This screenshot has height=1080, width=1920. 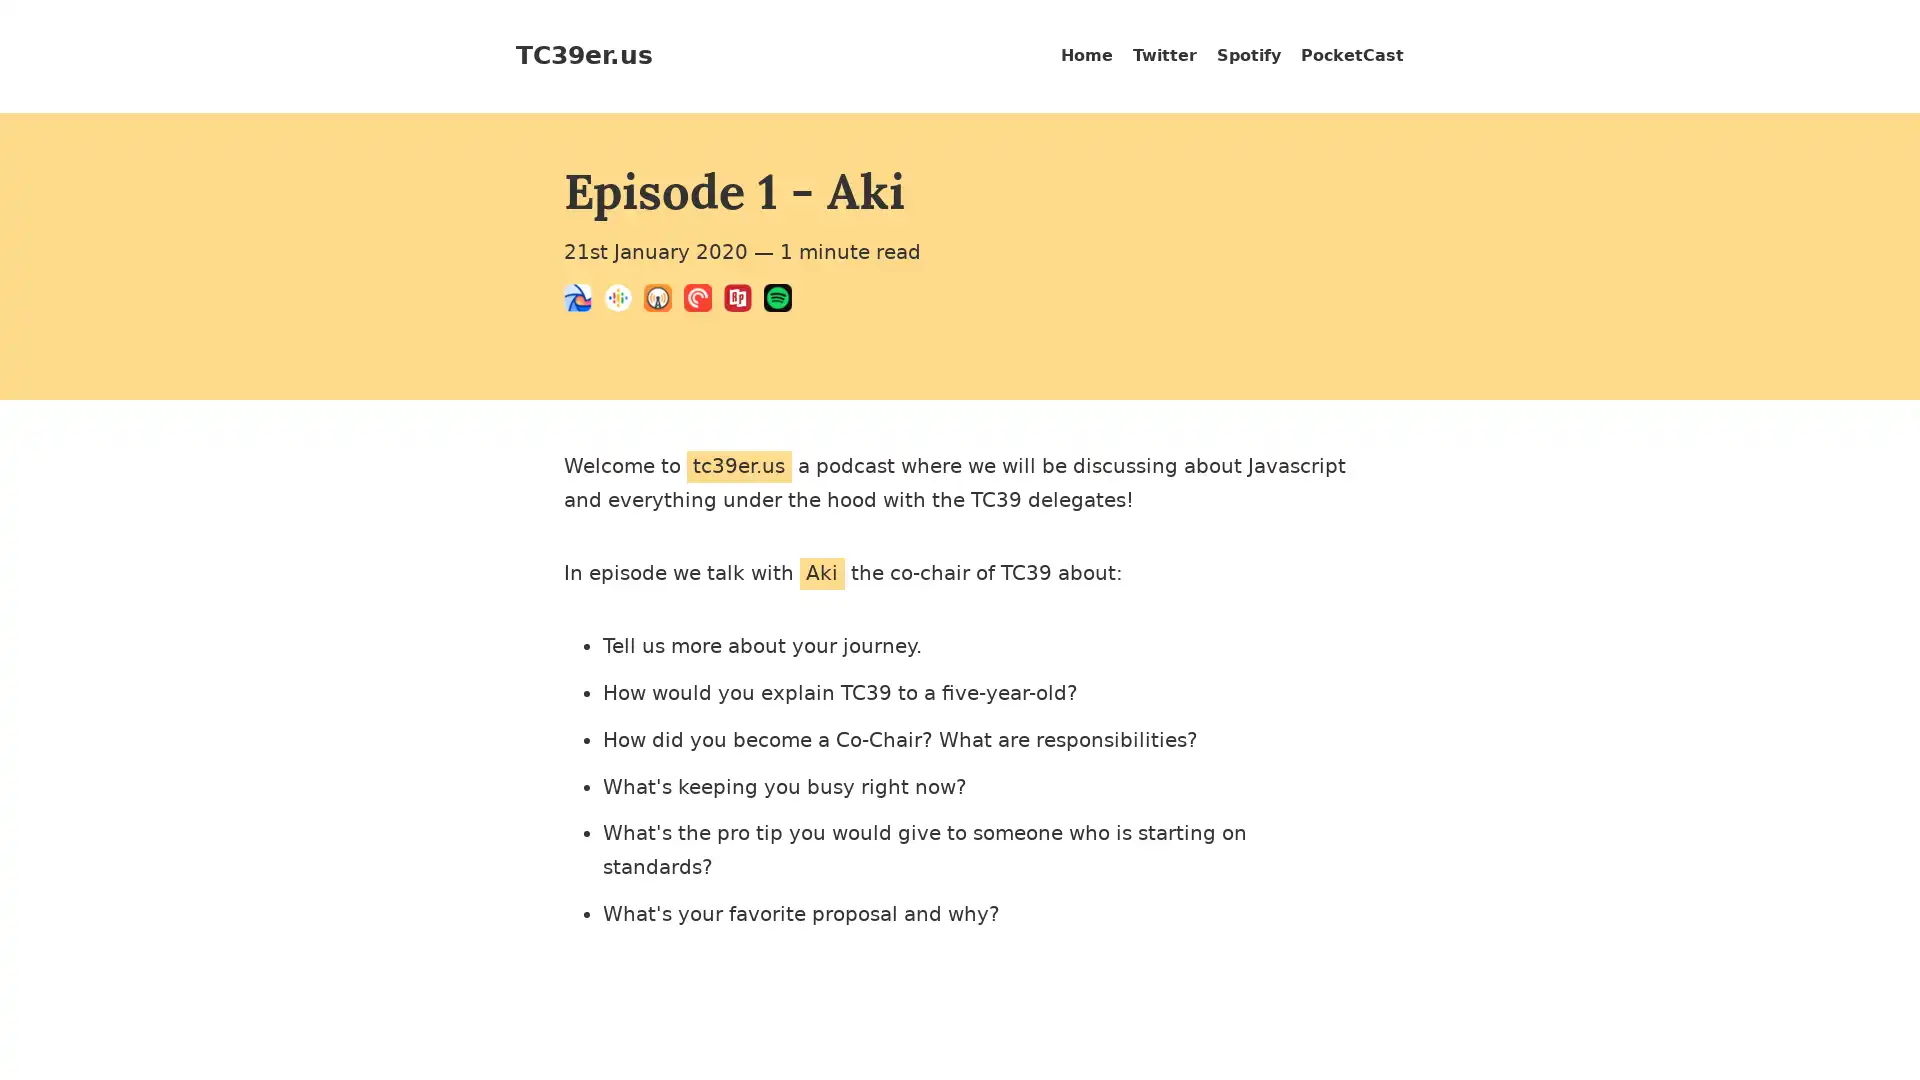 I want to click on Breaker Logo, so click(x=583, y=301).